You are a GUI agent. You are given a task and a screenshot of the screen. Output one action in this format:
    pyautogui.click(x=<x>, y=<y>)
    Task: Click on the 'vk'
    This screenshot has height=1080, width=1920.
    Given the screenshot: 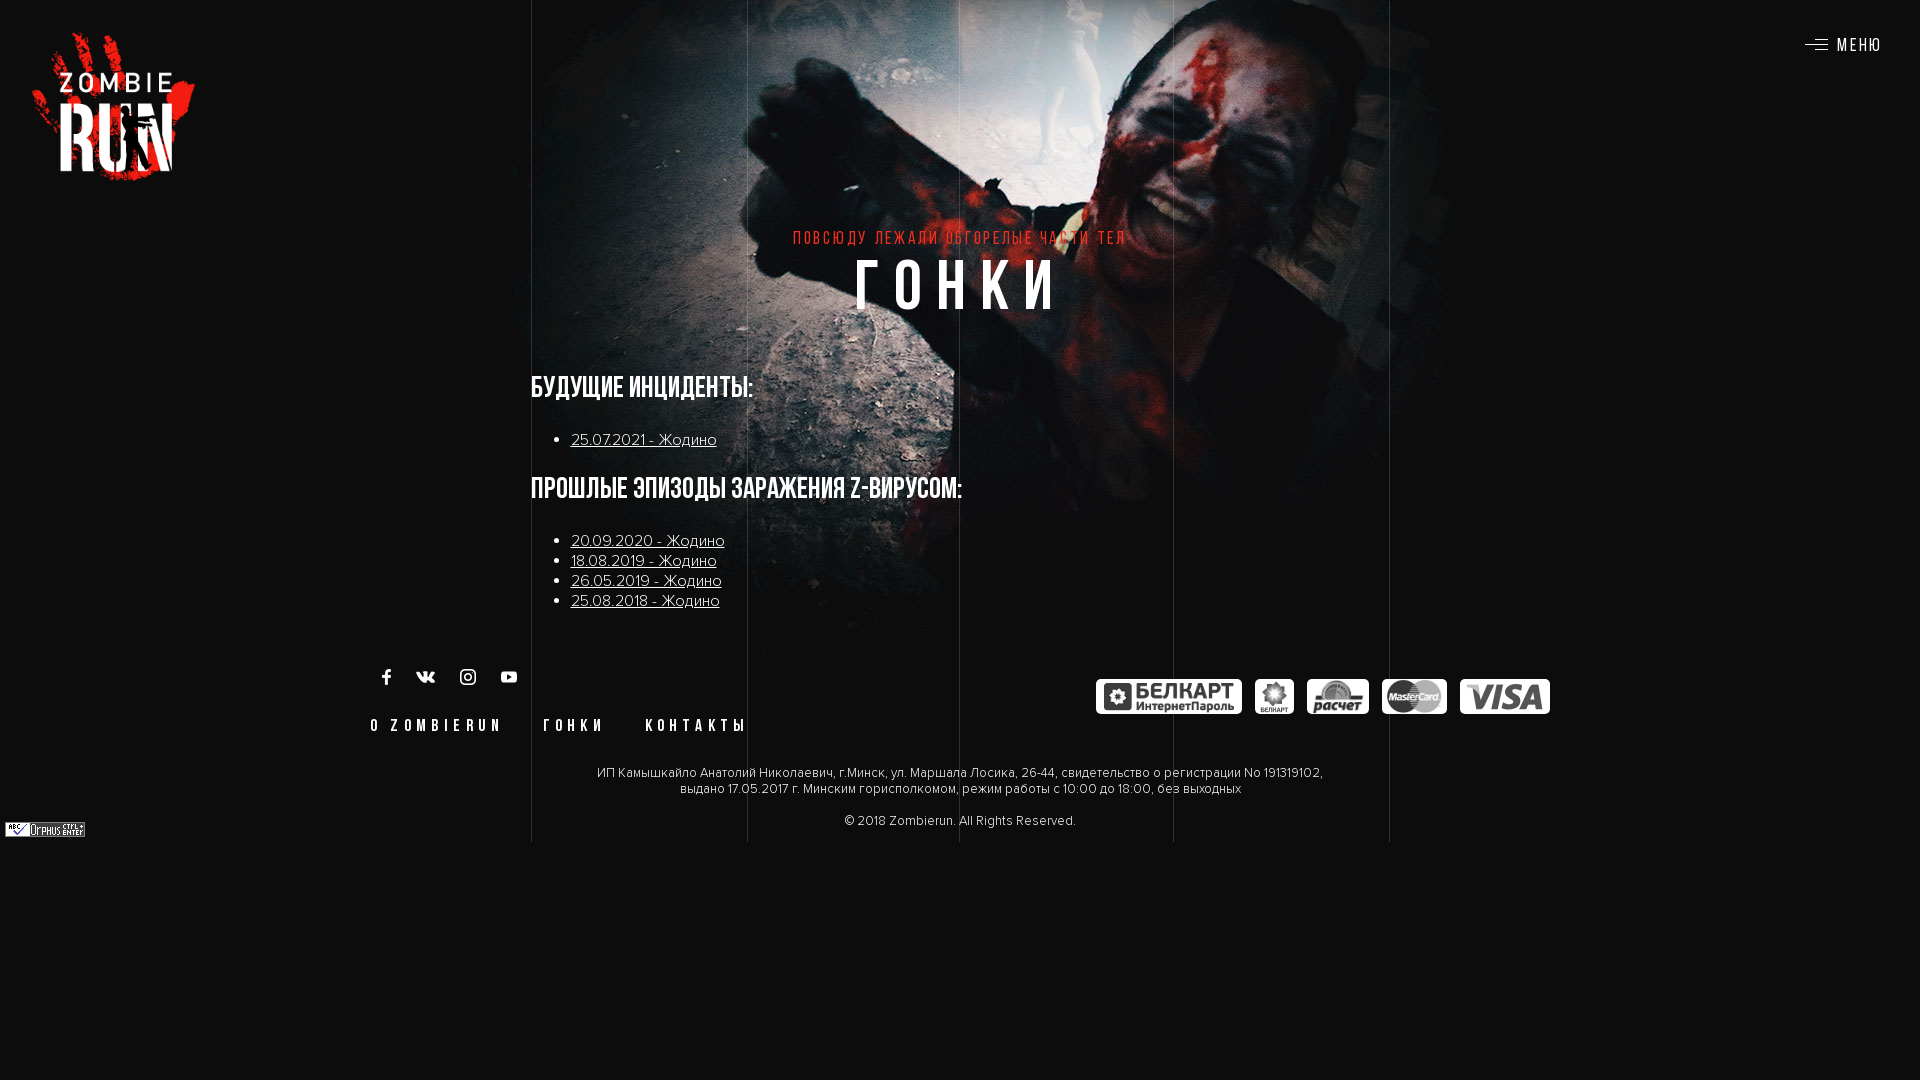 What is the action you would take?
    pyautogui.click(x=426, y=676)
    